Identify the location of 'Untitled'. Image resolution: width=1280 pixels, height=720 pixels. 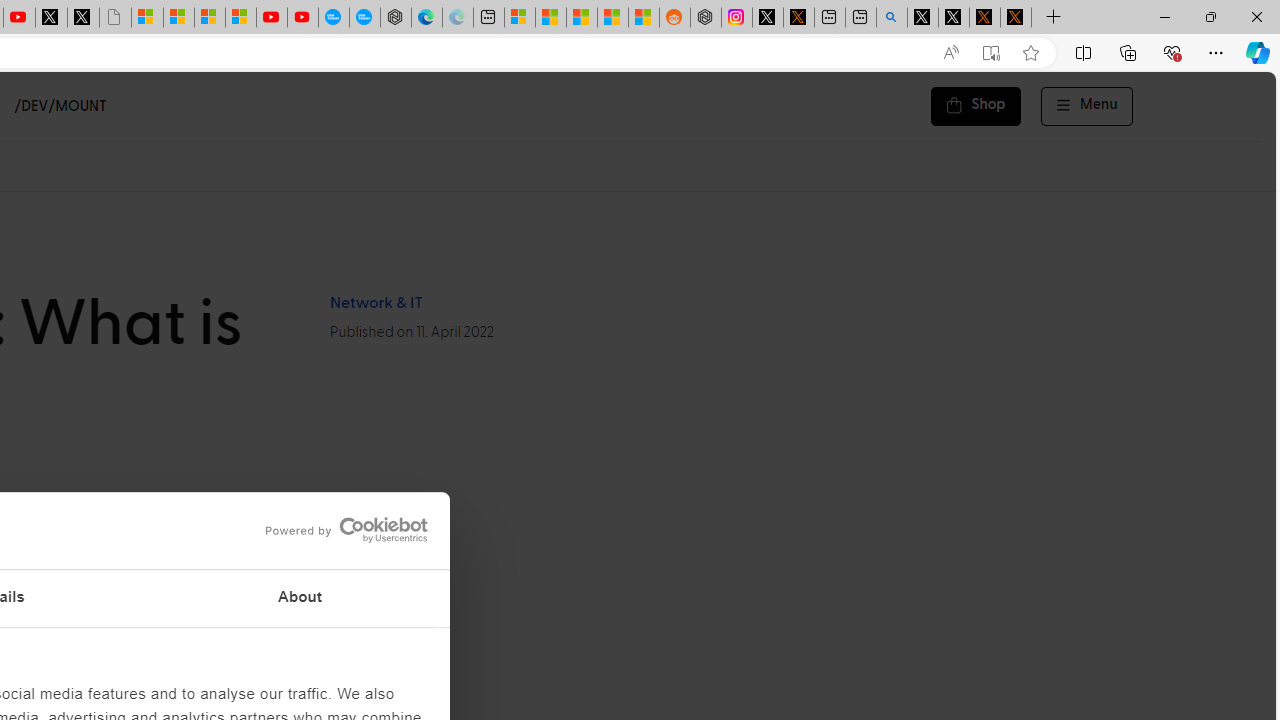
(114, 17).